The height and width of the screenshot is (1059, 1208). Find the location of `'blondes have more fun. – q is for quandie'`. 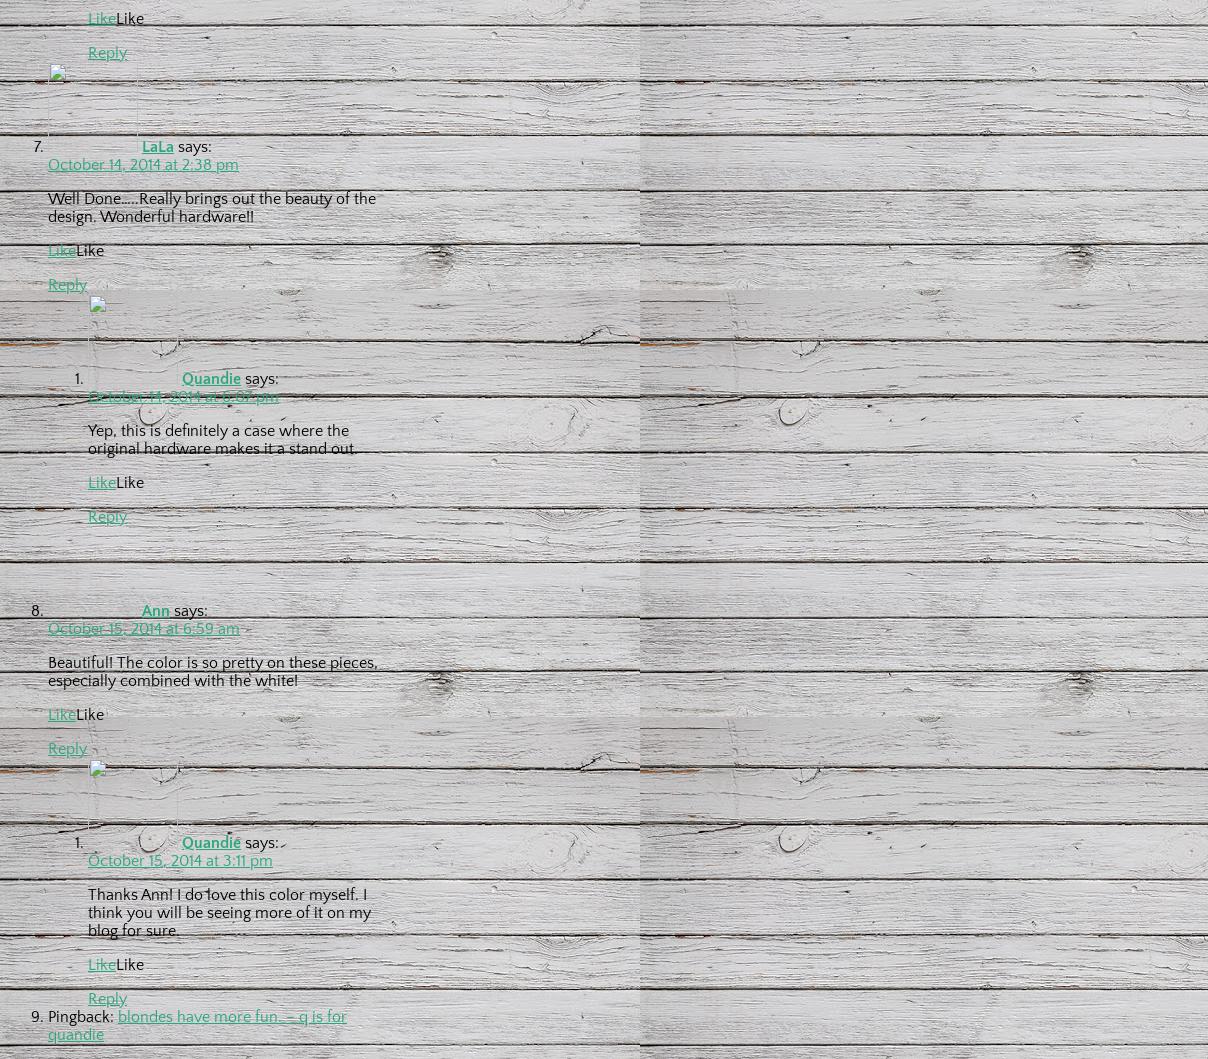

'blondes have more fun. – q is for quandie' is located at coordinates (46, 1024).